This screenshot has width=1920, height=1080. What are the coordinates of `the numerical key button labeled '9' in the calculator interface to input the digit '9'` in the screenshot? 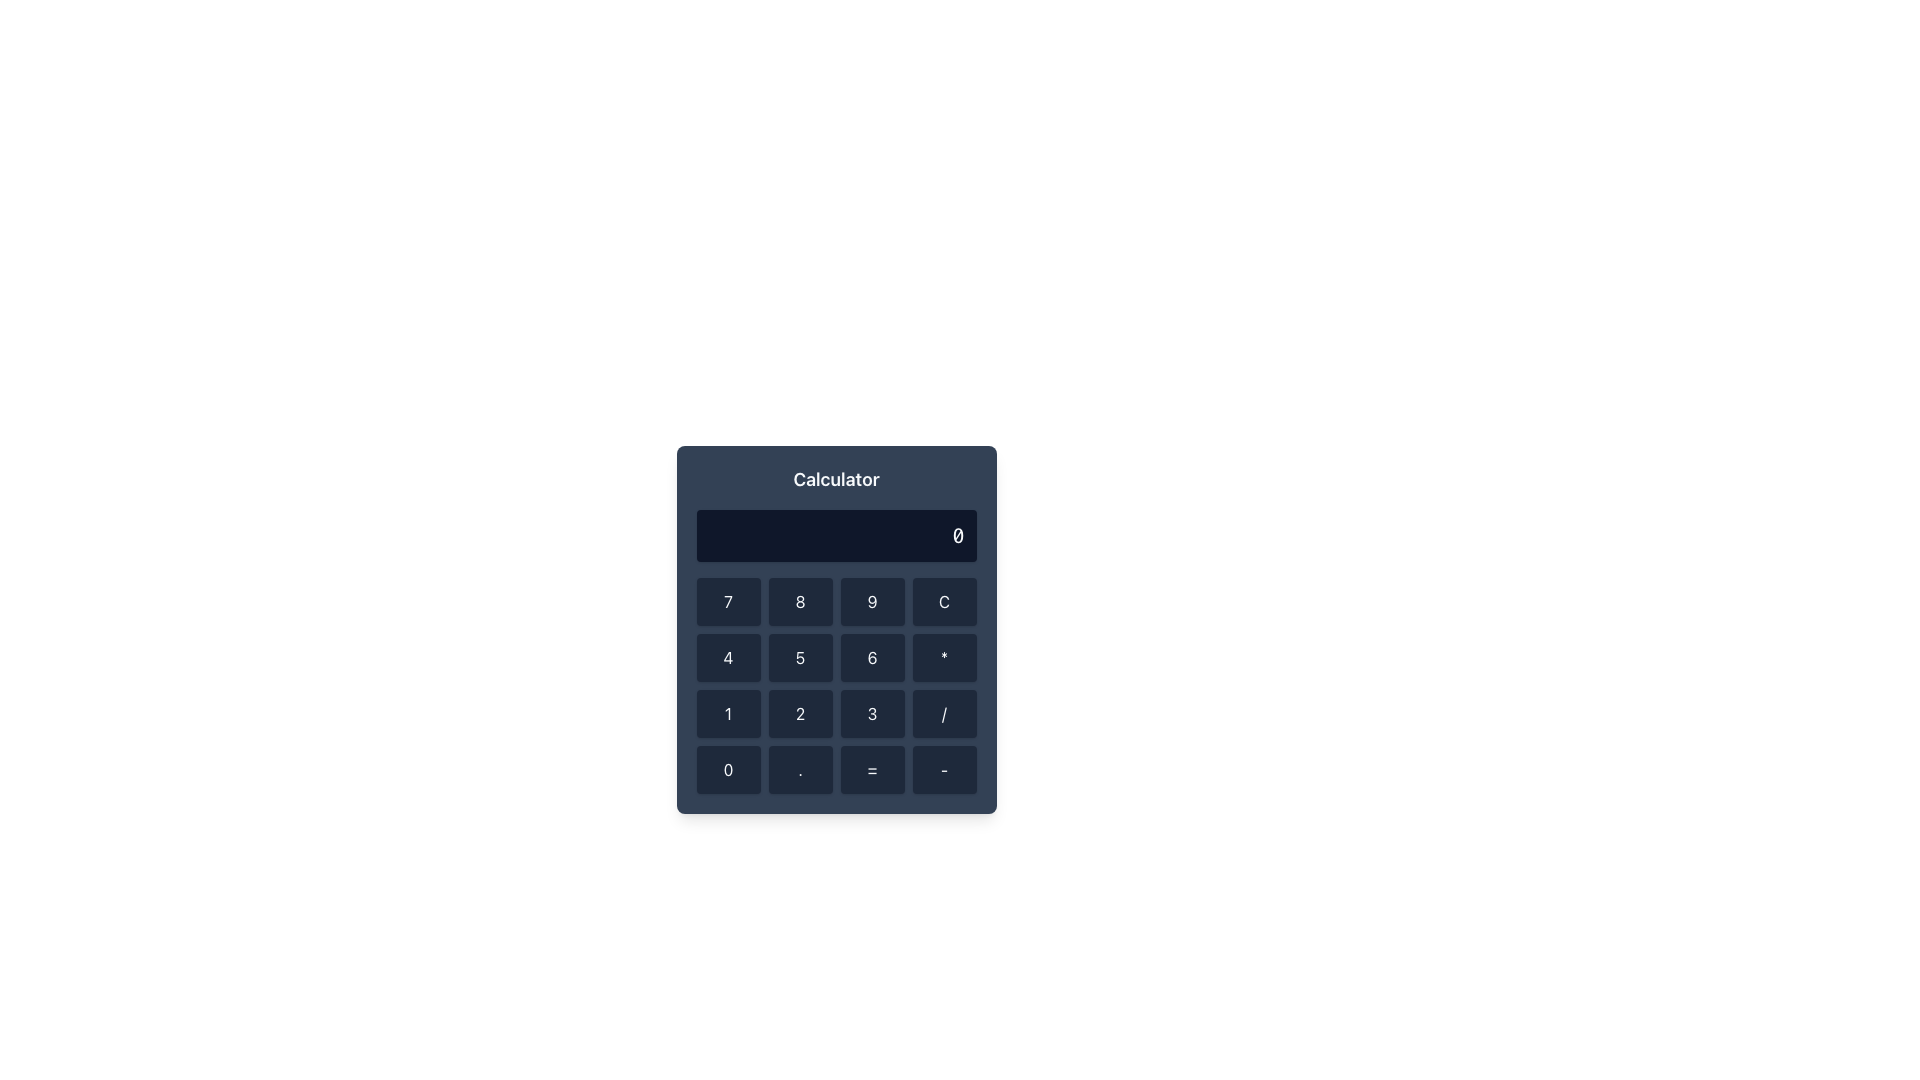 It's located at (872, 600).